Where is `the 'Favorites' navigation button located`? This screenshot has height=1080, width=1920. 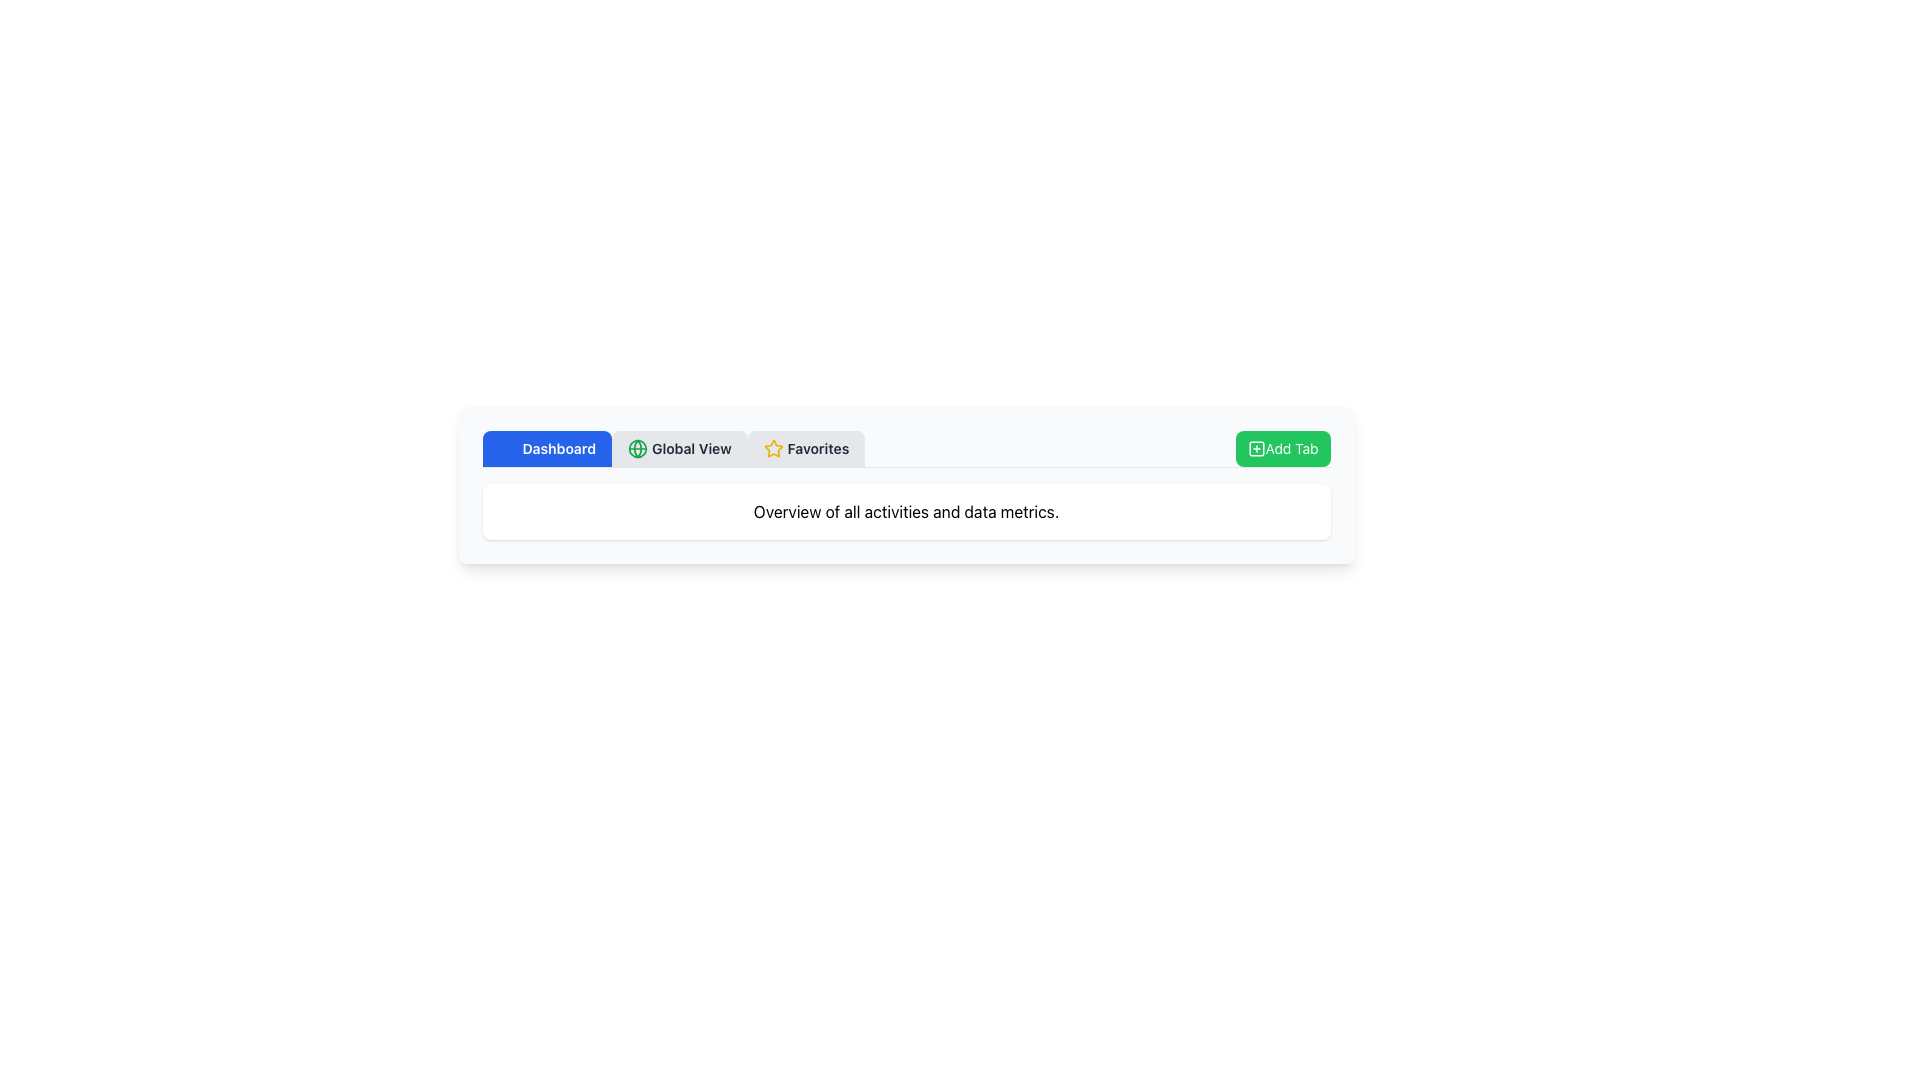 the 'Favorites' navigation button located is located at coordinates (806, 447).